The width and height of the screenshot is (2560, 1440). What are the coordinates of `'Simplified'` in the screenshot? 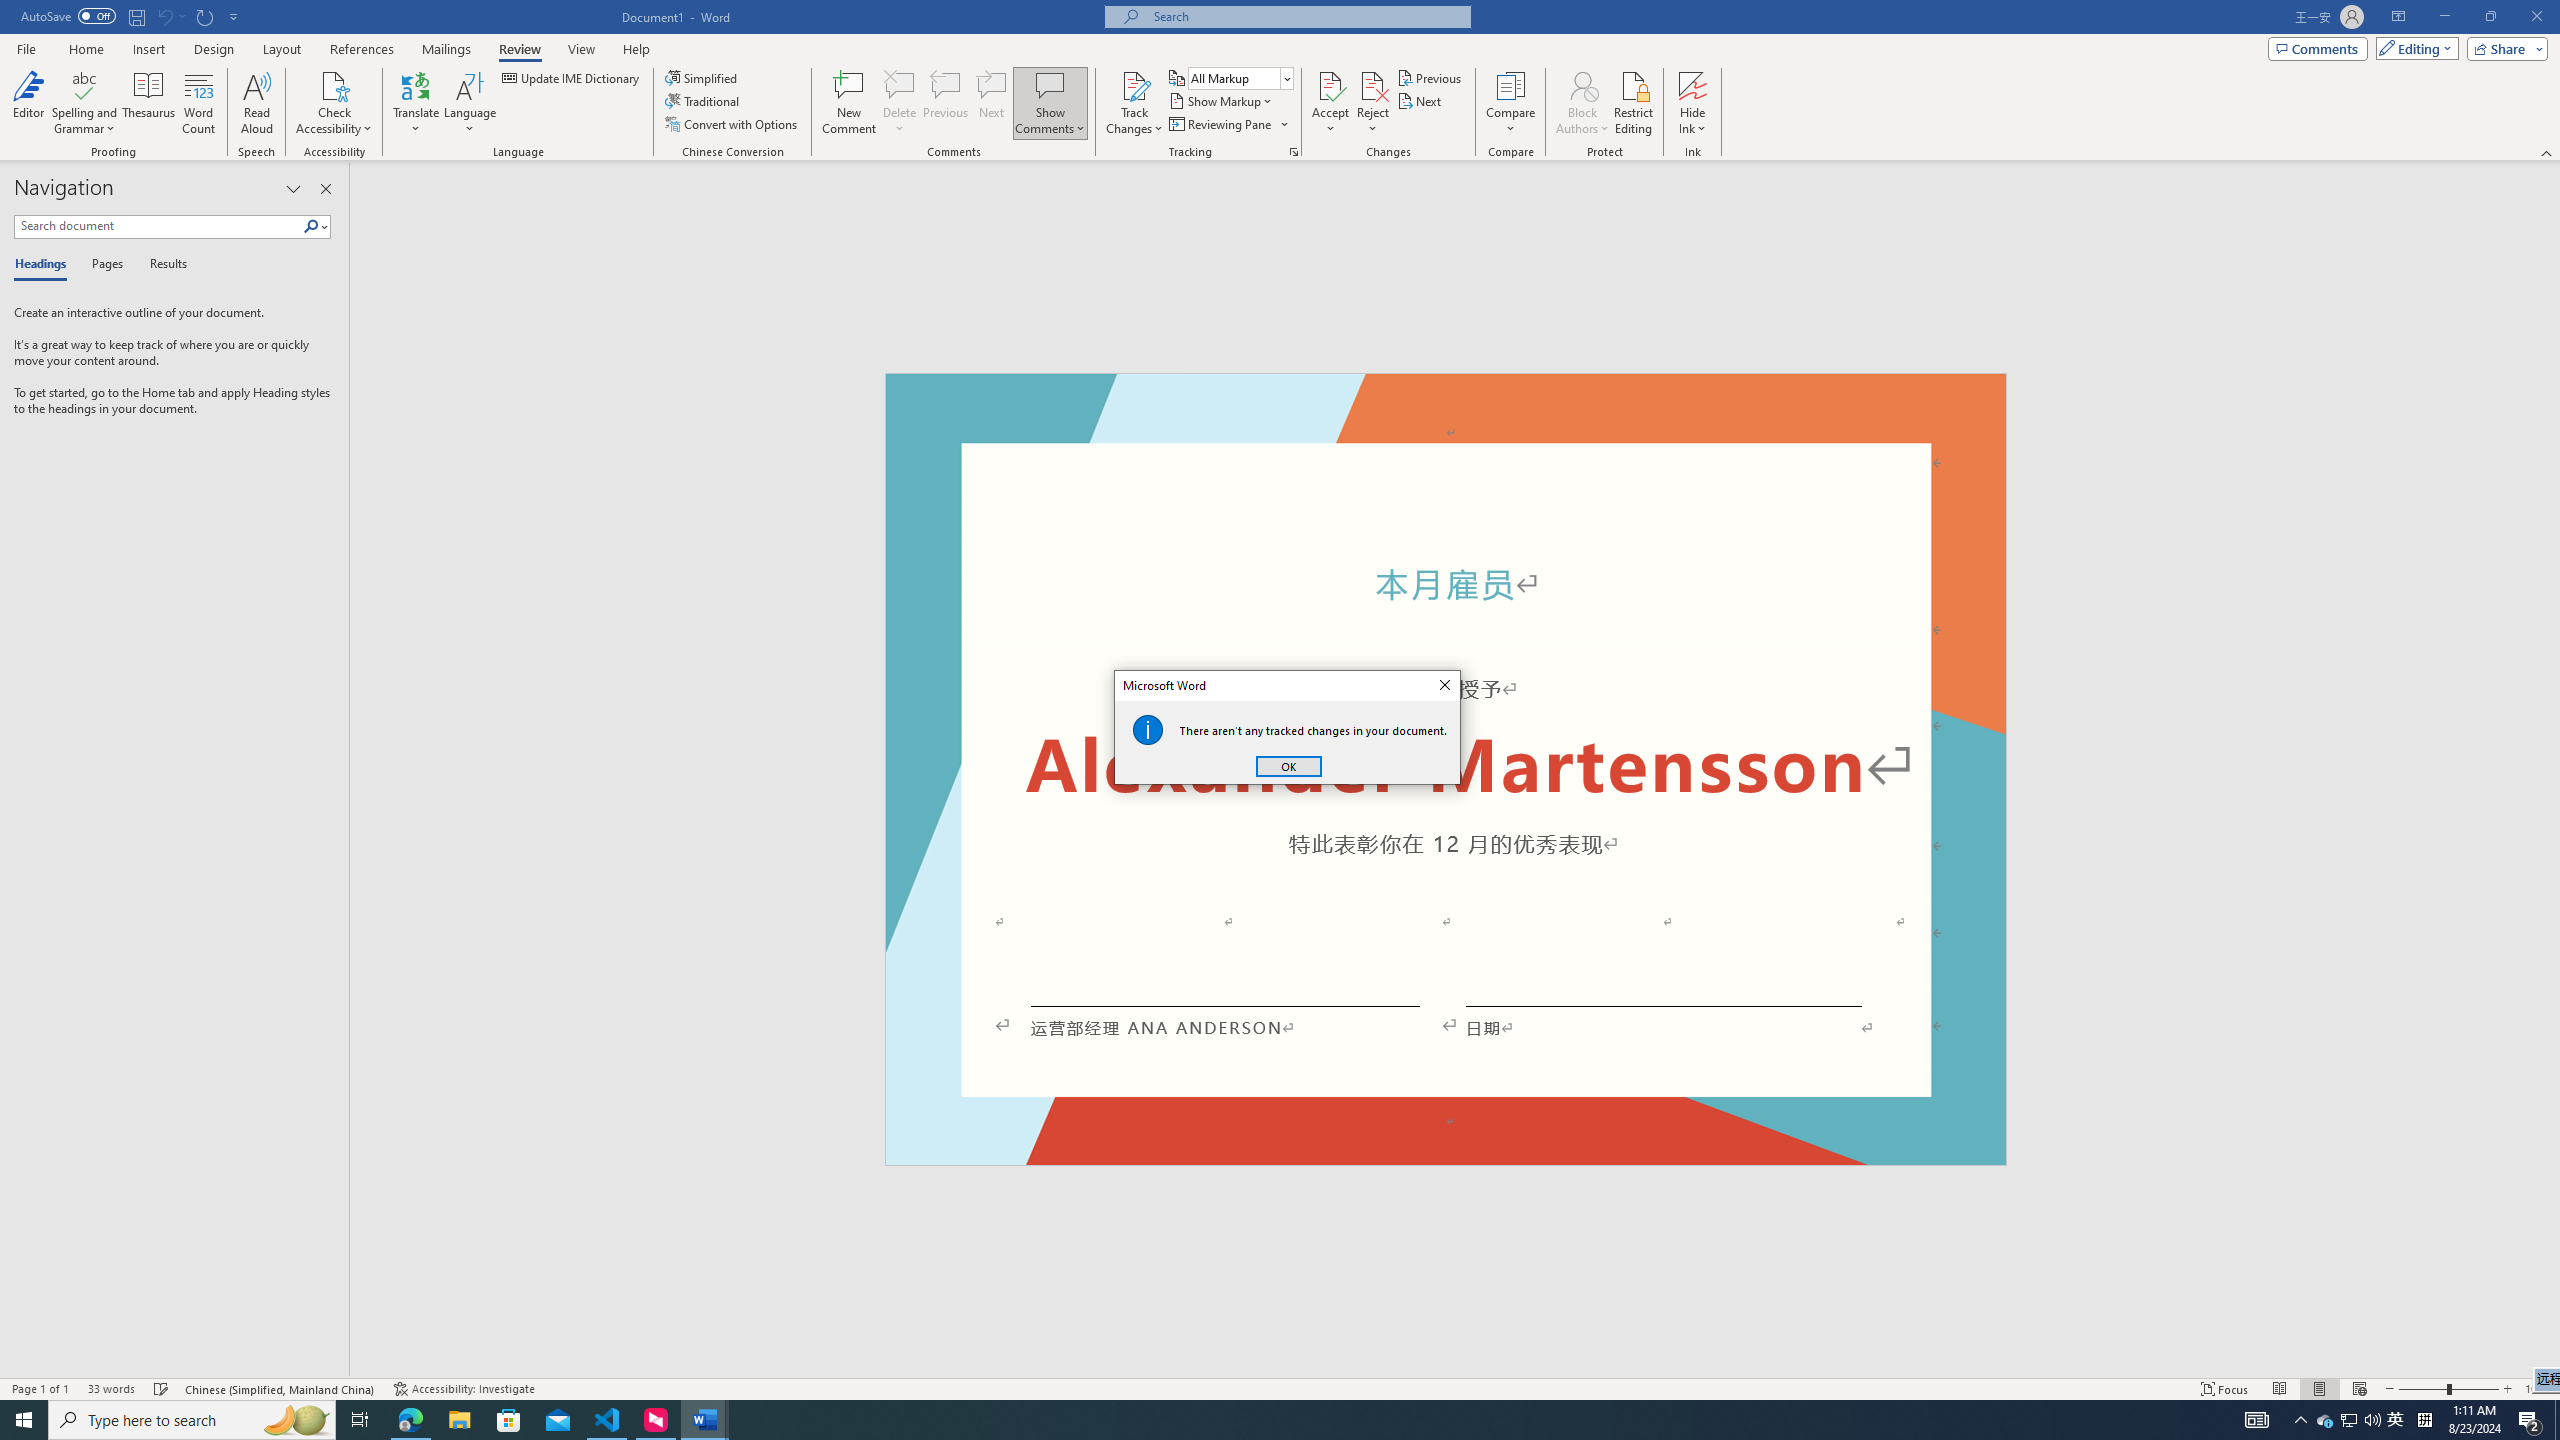 It's located at (704, 77).